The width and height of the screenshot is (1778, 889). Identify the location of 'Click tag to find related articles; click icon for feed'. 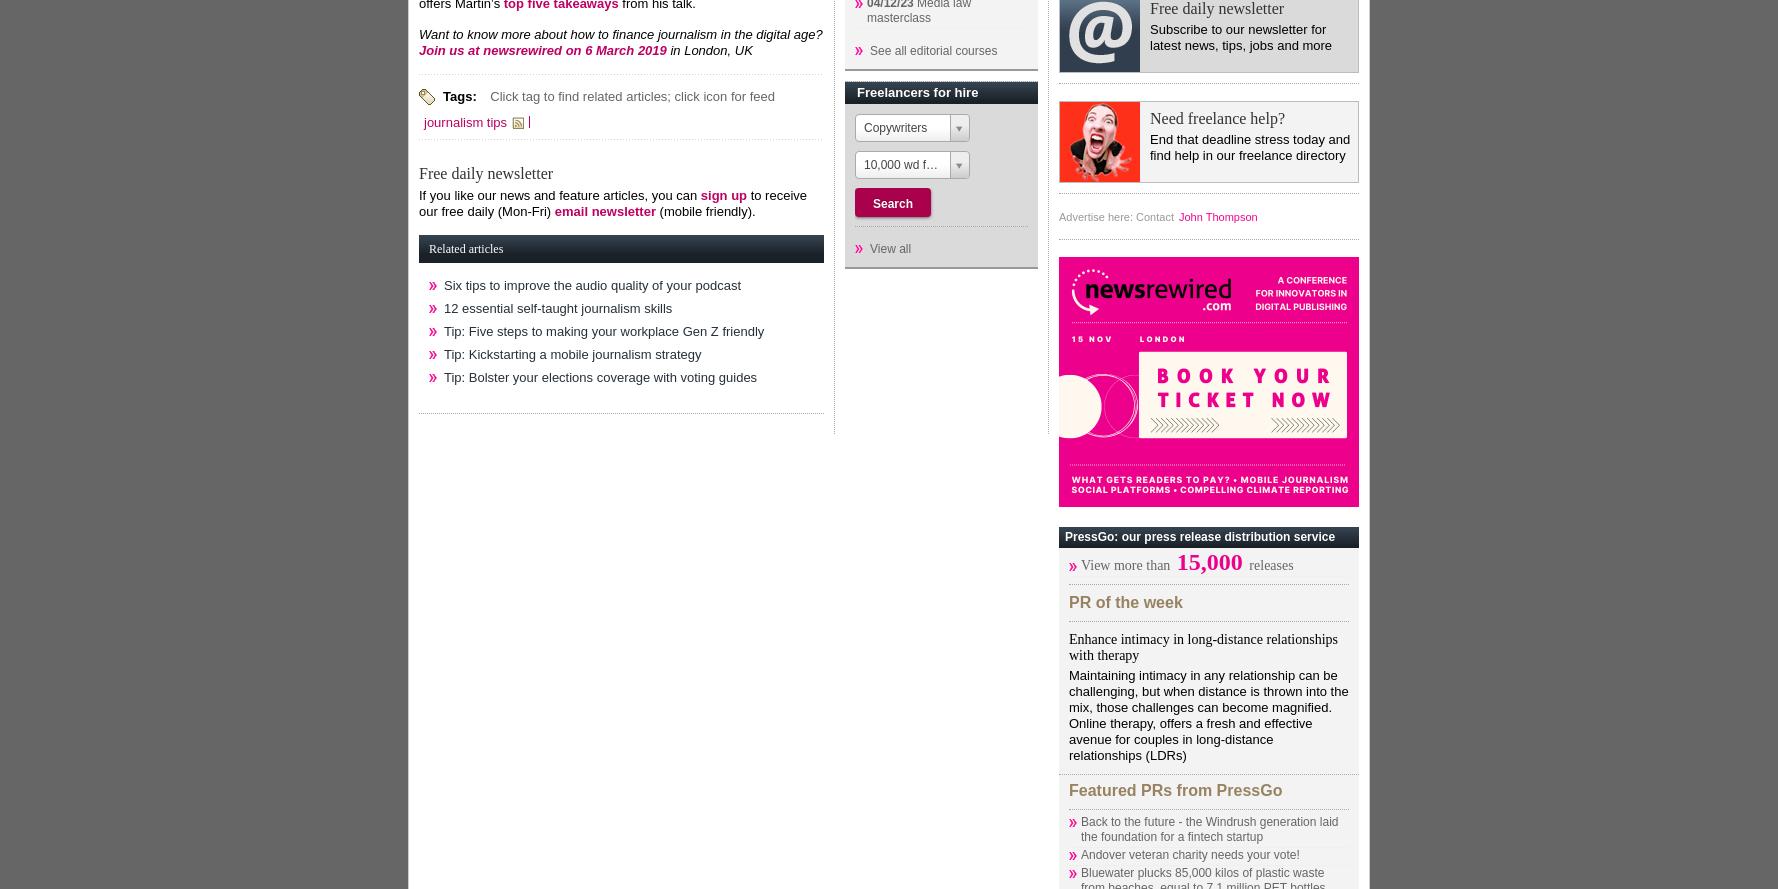
(631, 94).